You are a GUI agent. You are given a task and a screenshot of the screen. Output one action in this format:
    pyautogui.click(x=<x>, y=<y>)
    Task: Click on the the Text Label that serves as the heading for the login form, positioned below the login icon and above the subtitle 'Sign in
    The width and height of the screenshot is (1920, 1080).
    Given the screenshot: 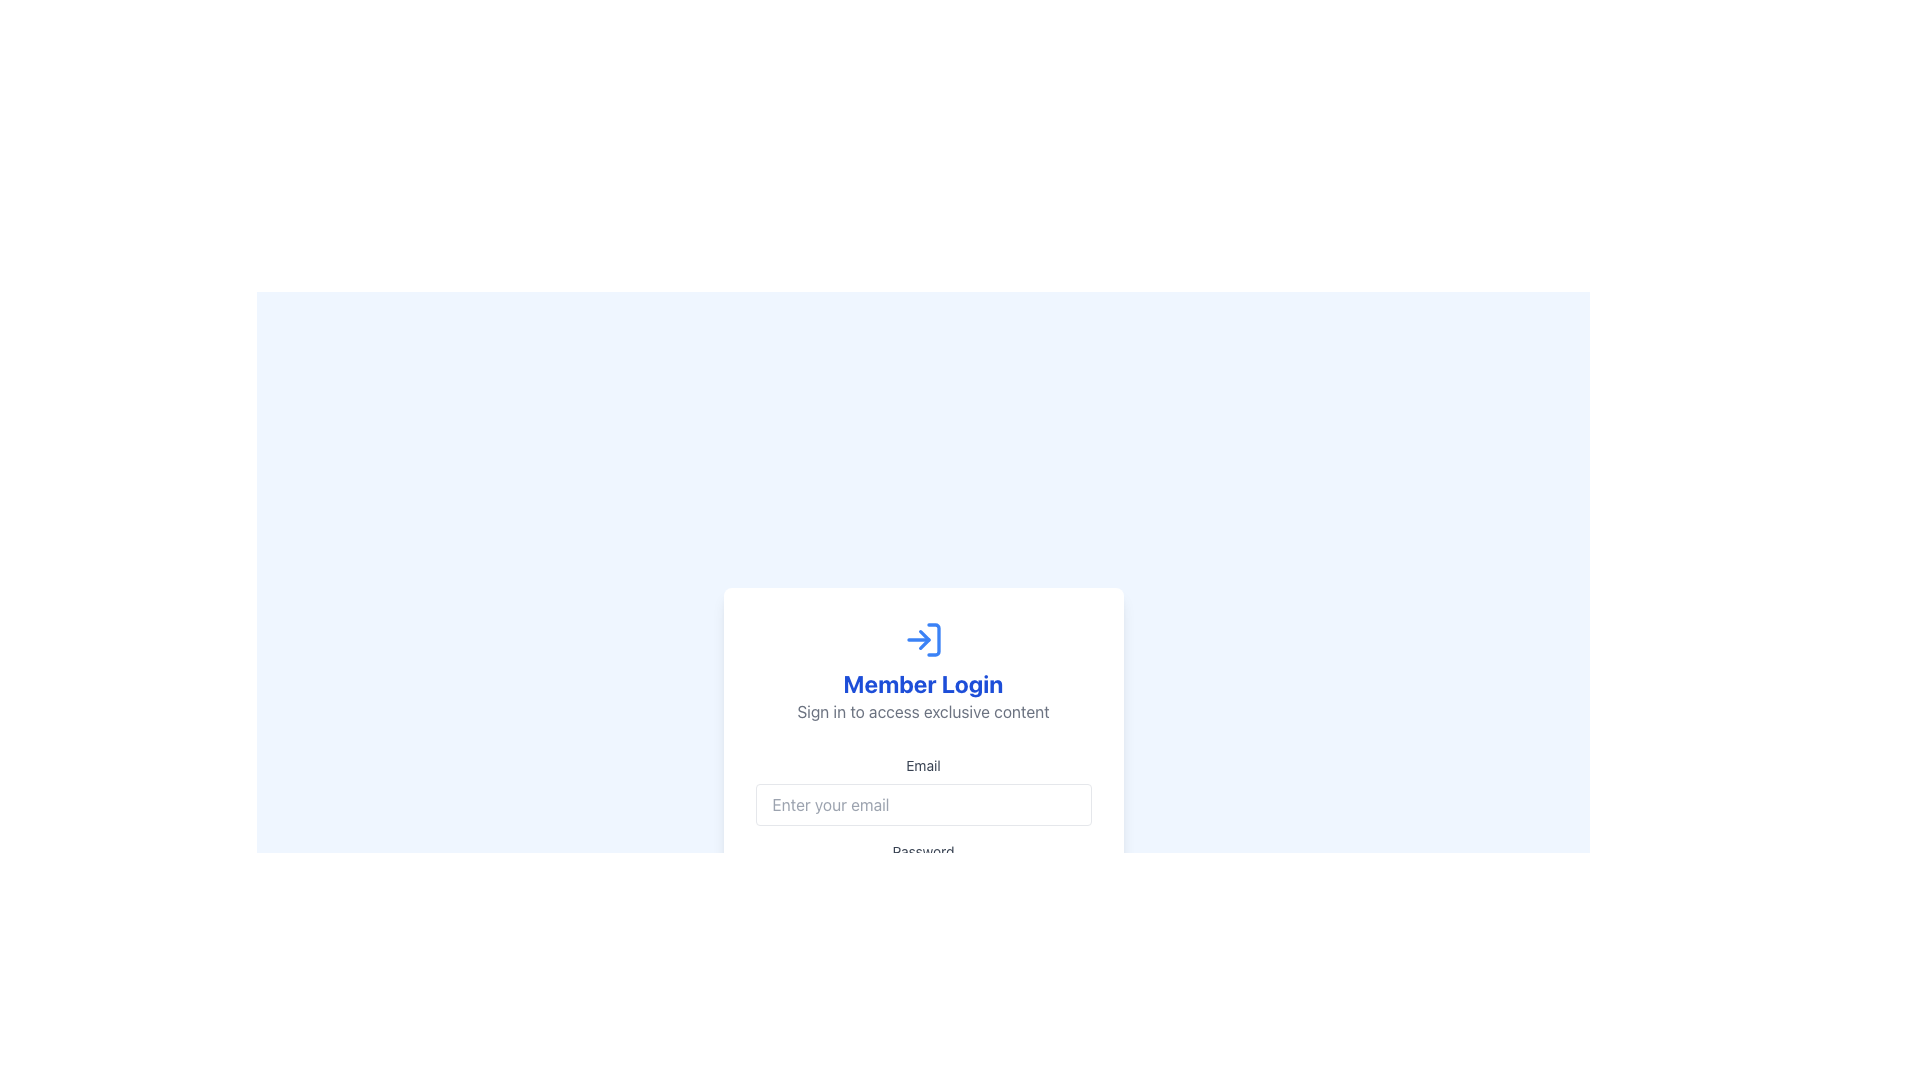 What is the action you would take?
    pyautogui.click(x=922, y=682)
    